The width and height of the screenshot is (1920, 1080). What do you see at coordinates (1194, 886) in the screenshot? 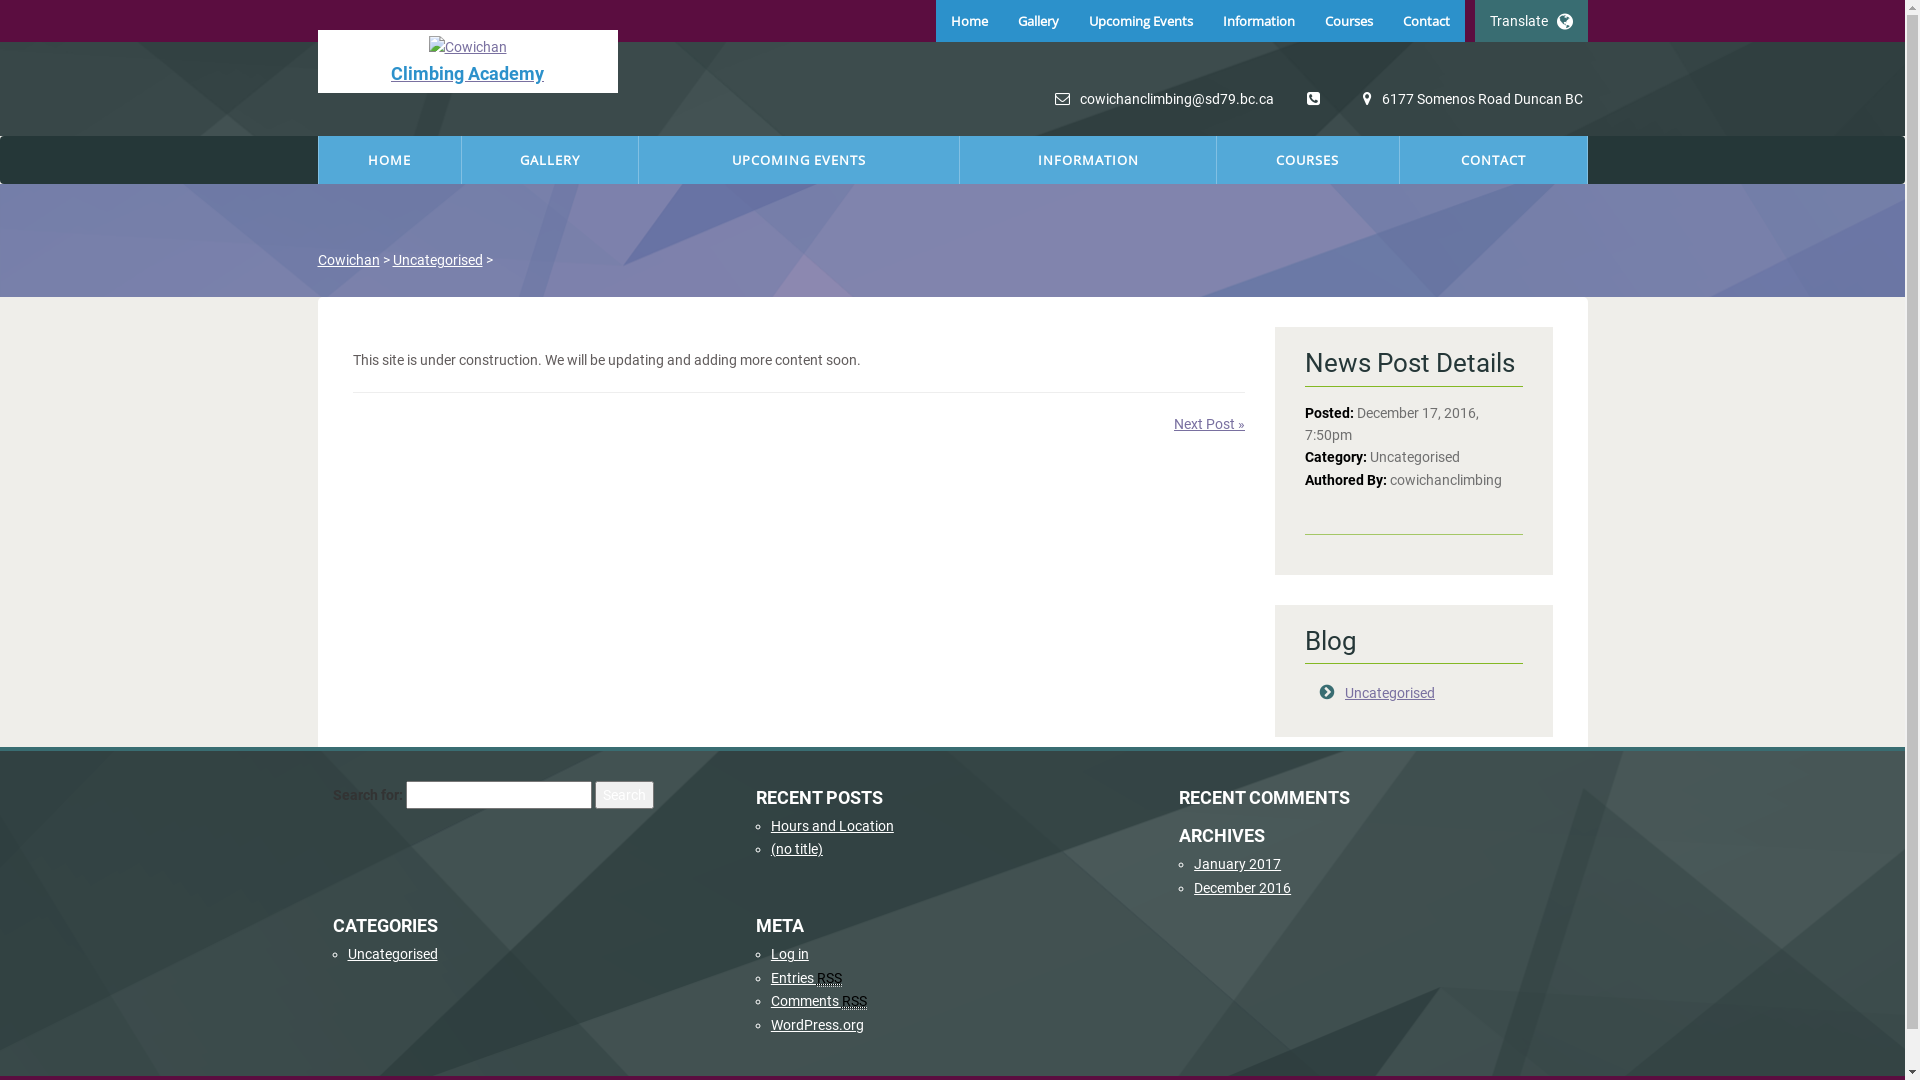
I see `'December 2016'` at bounding box center [1194, 886].